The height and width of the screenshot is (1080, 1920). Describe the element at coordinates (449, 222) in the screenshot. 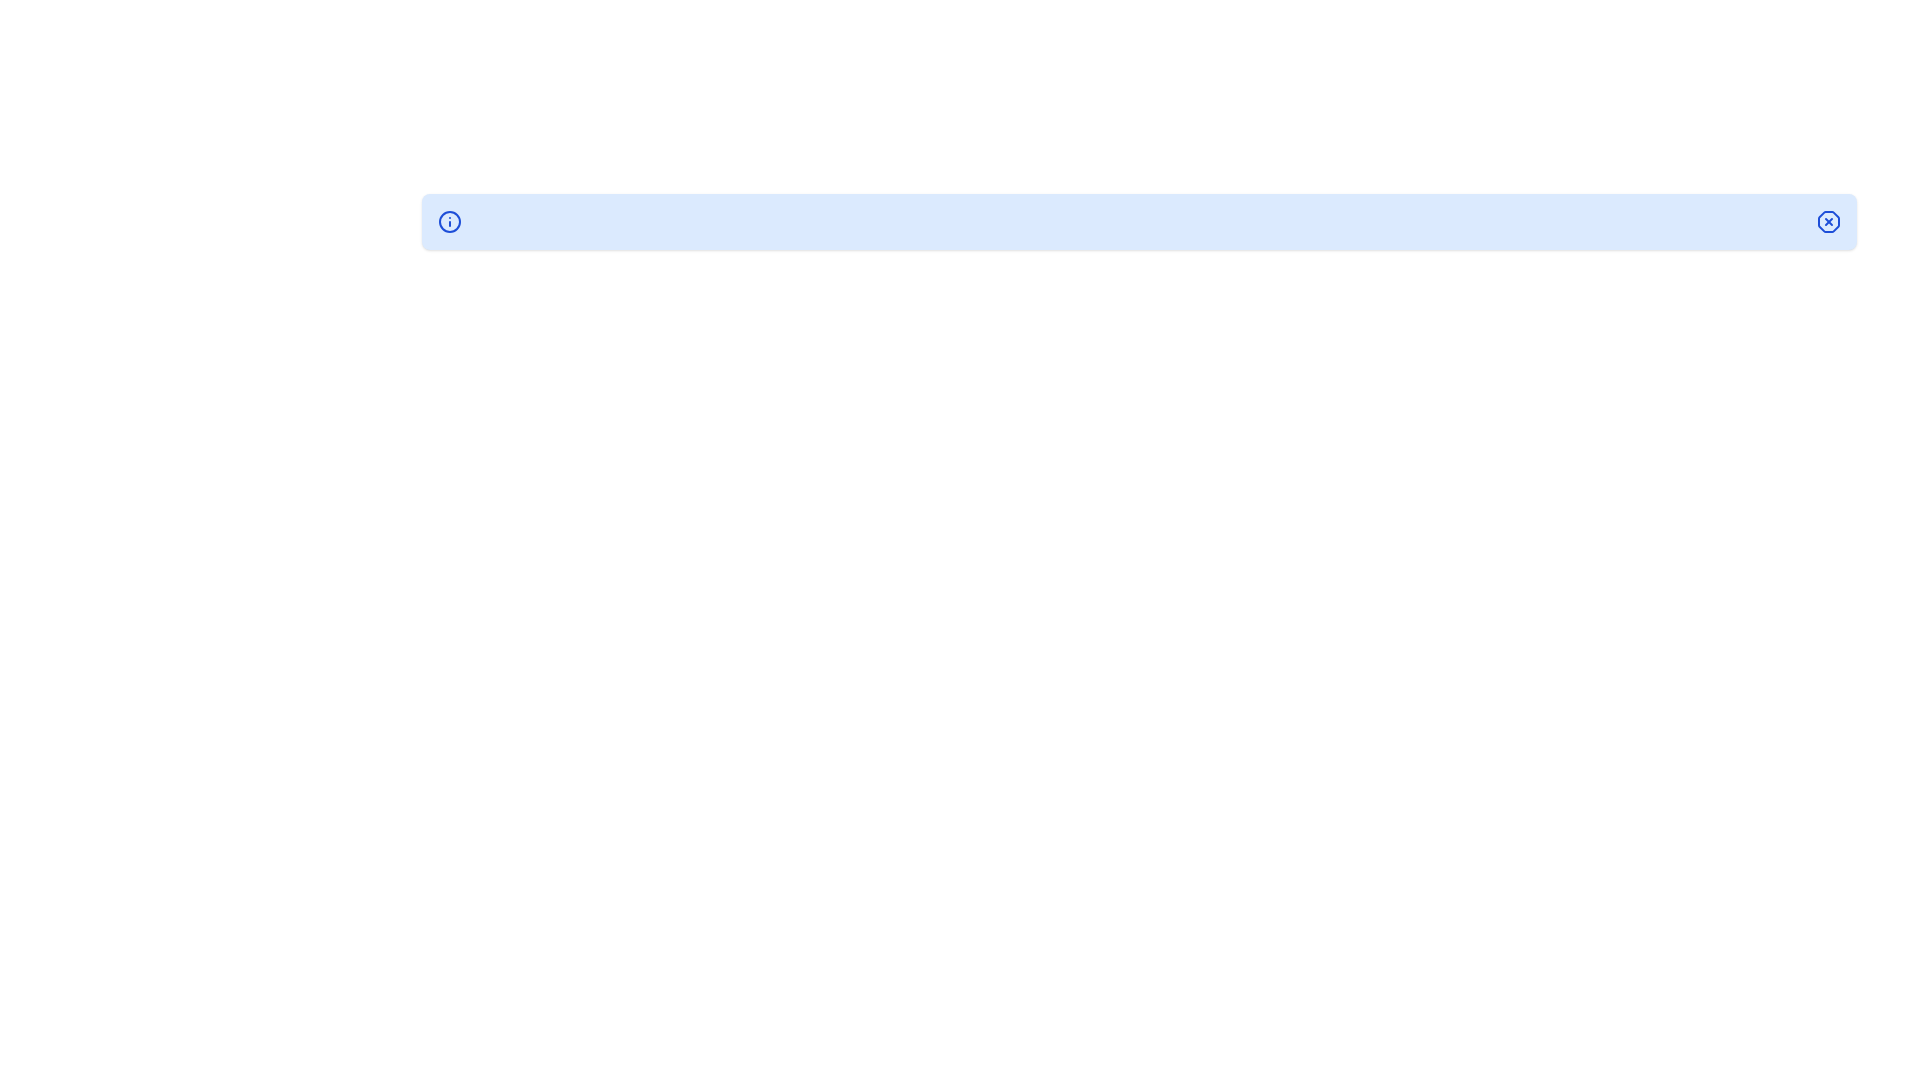

I see `the prominent circular graphical element located at the center of the interactive icon near the right end of the horizontal bar in the upper section of the interface` at that location.